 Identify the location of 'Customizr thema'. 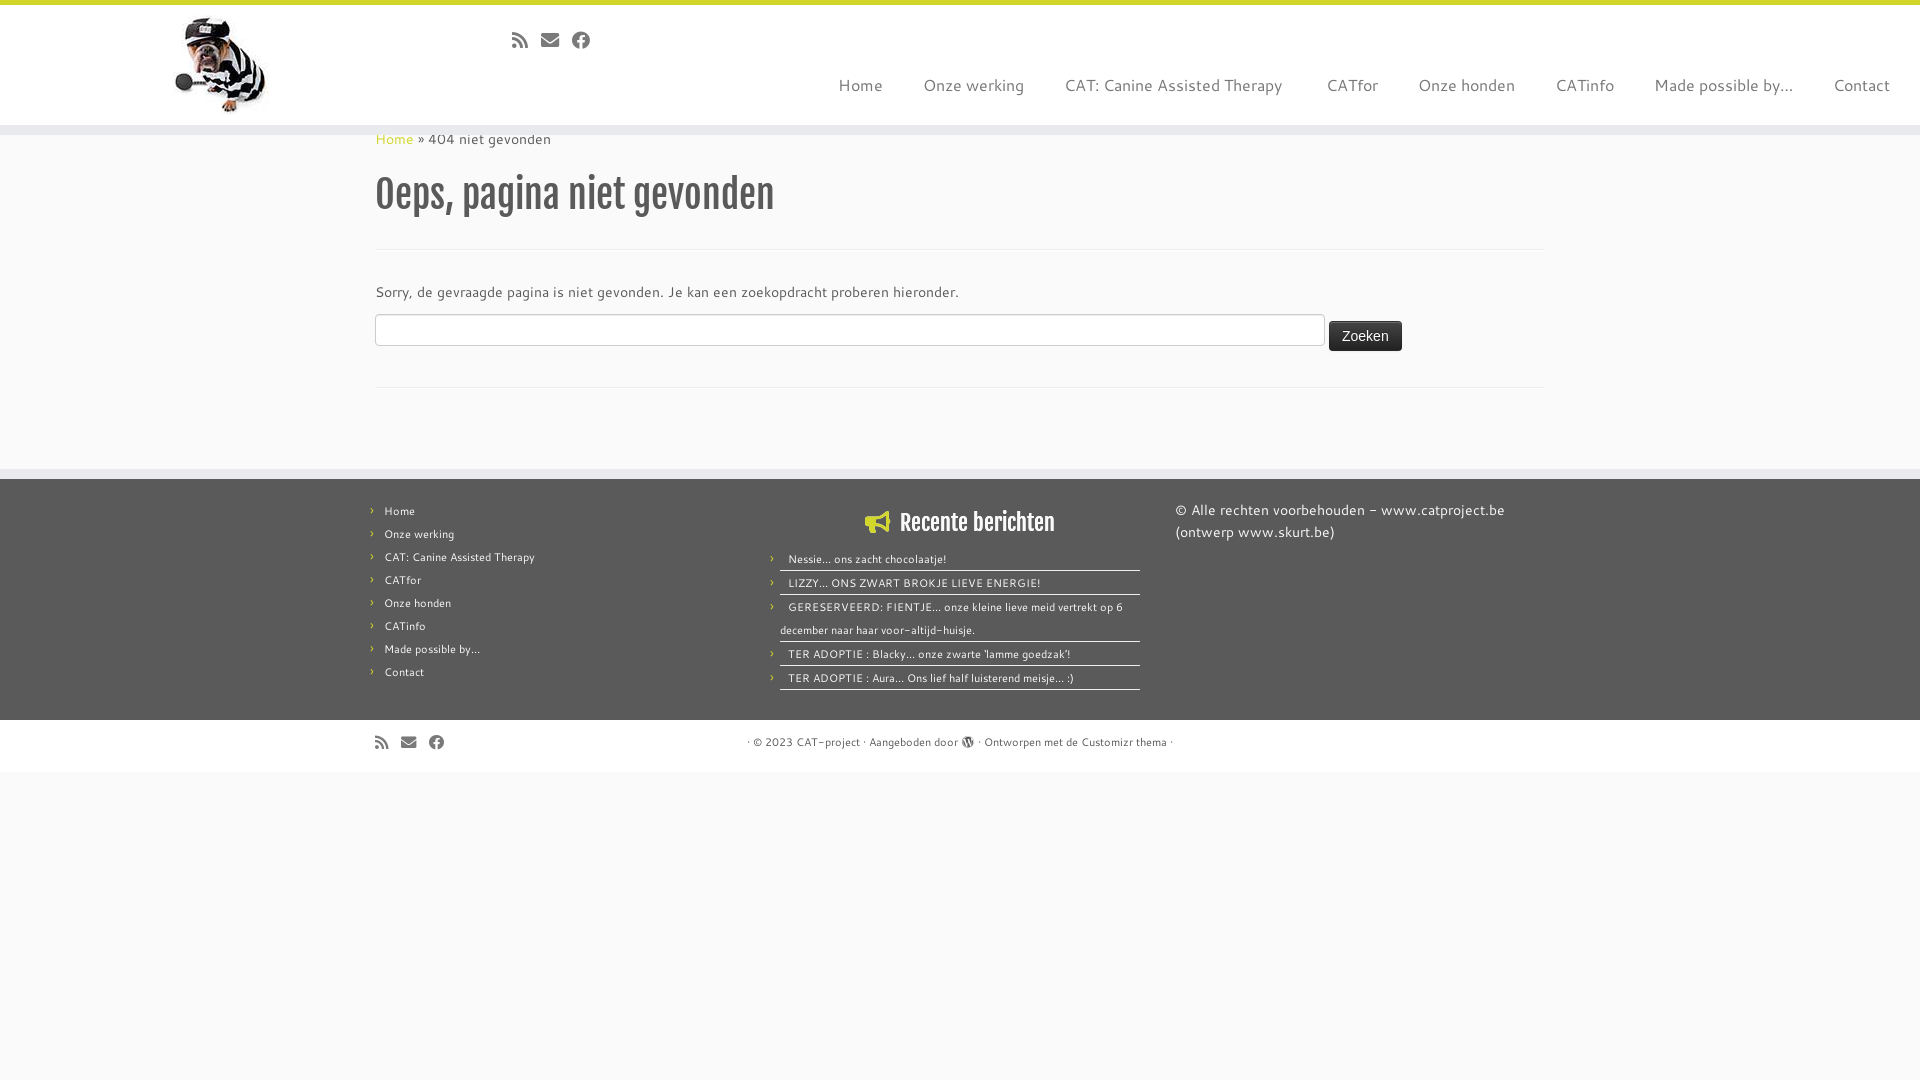
(1123, 742).